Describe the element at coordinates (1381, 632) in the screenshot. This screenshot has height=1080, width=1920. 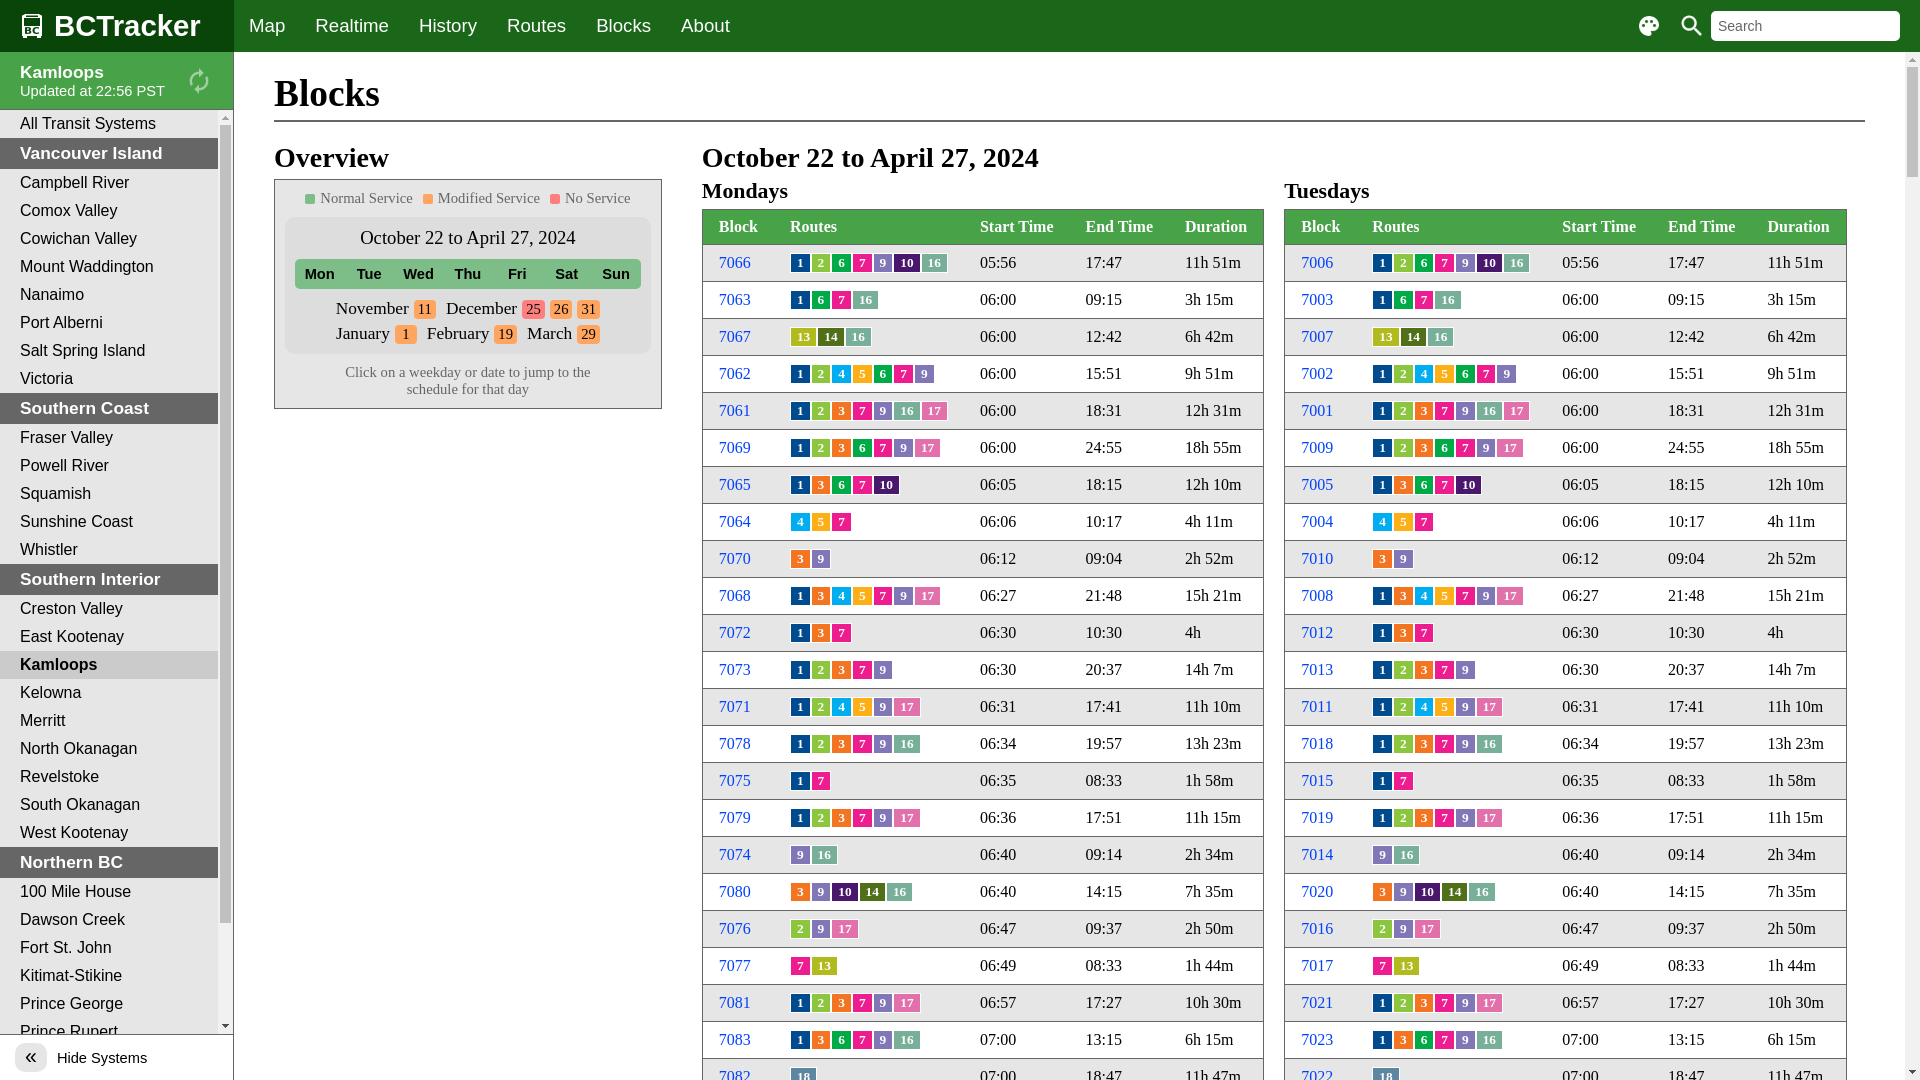
I see `'1'` at that location.